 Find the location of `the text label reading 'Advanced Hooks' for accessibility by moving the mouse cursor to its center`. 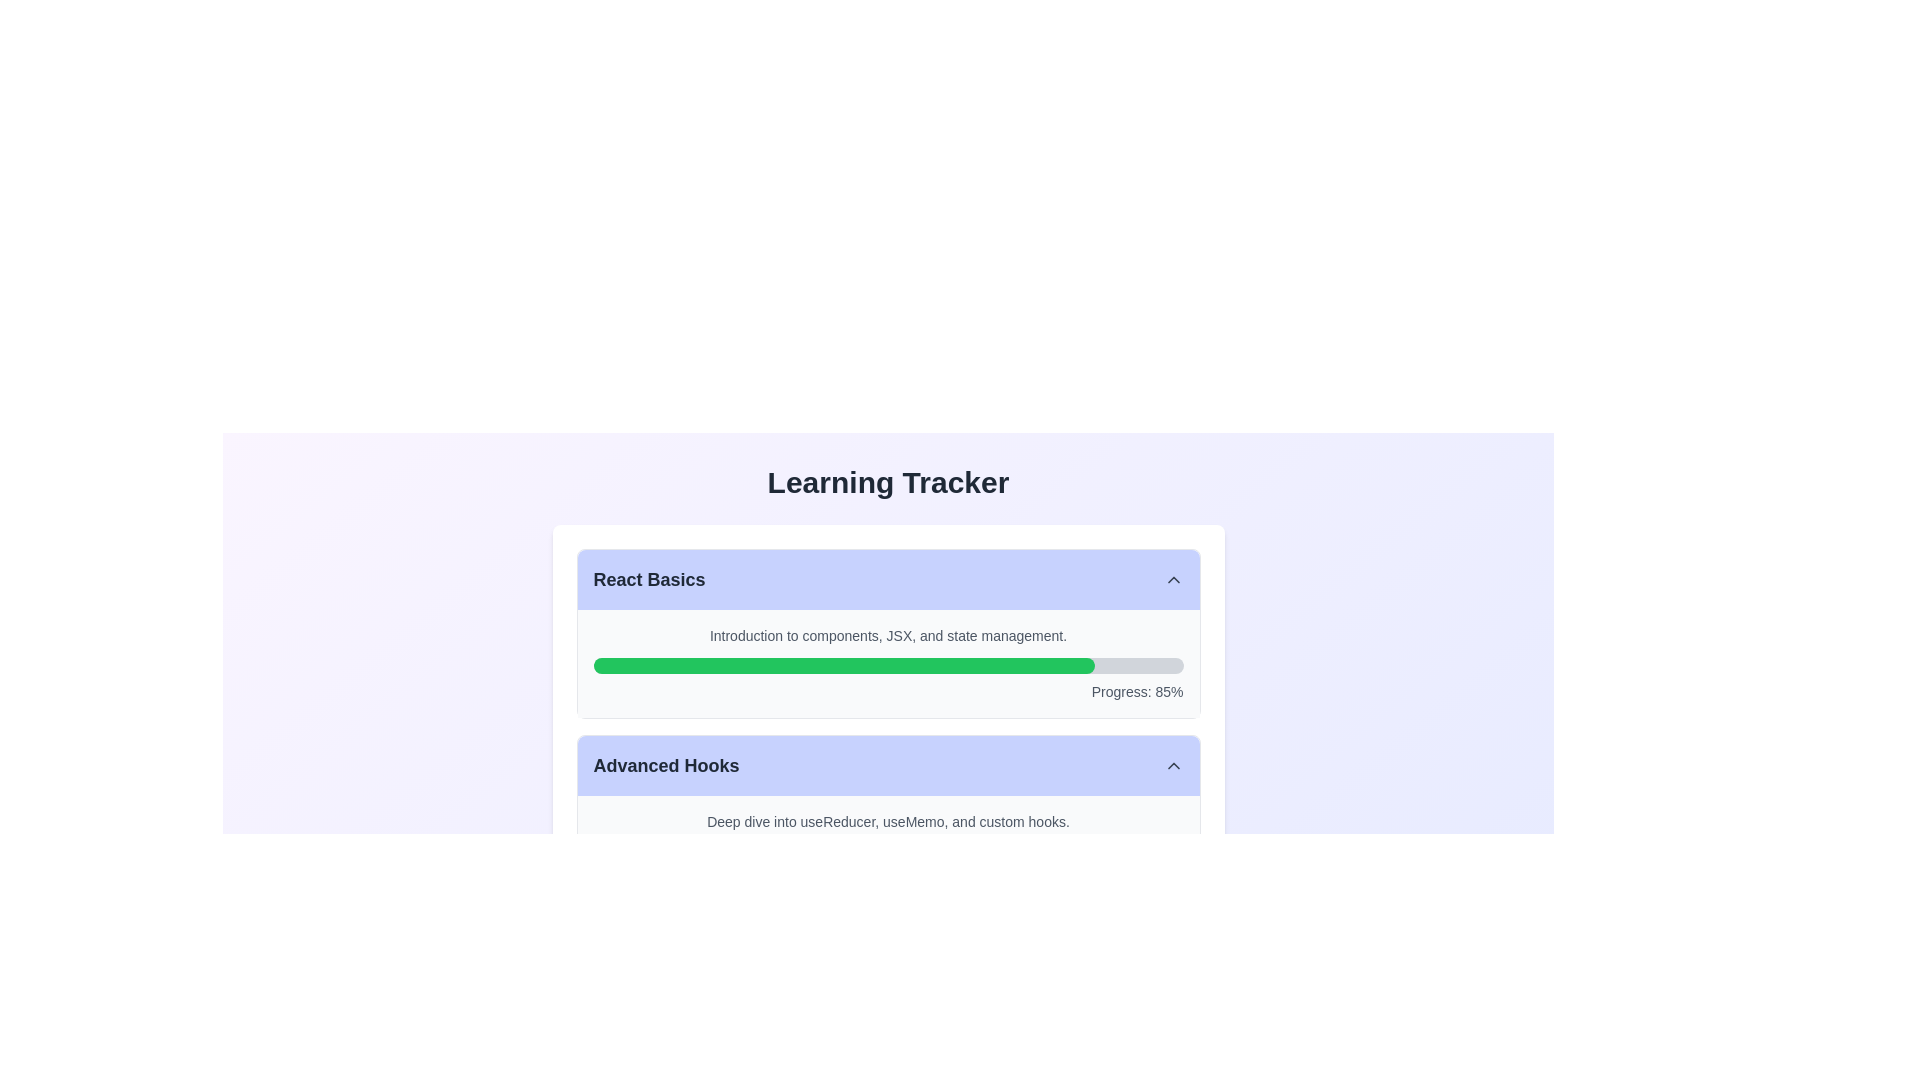

the text label reading 'Advanced Hooks' for accessibility by moving the mouse cursor to its center is located at coordinates (666, 765).